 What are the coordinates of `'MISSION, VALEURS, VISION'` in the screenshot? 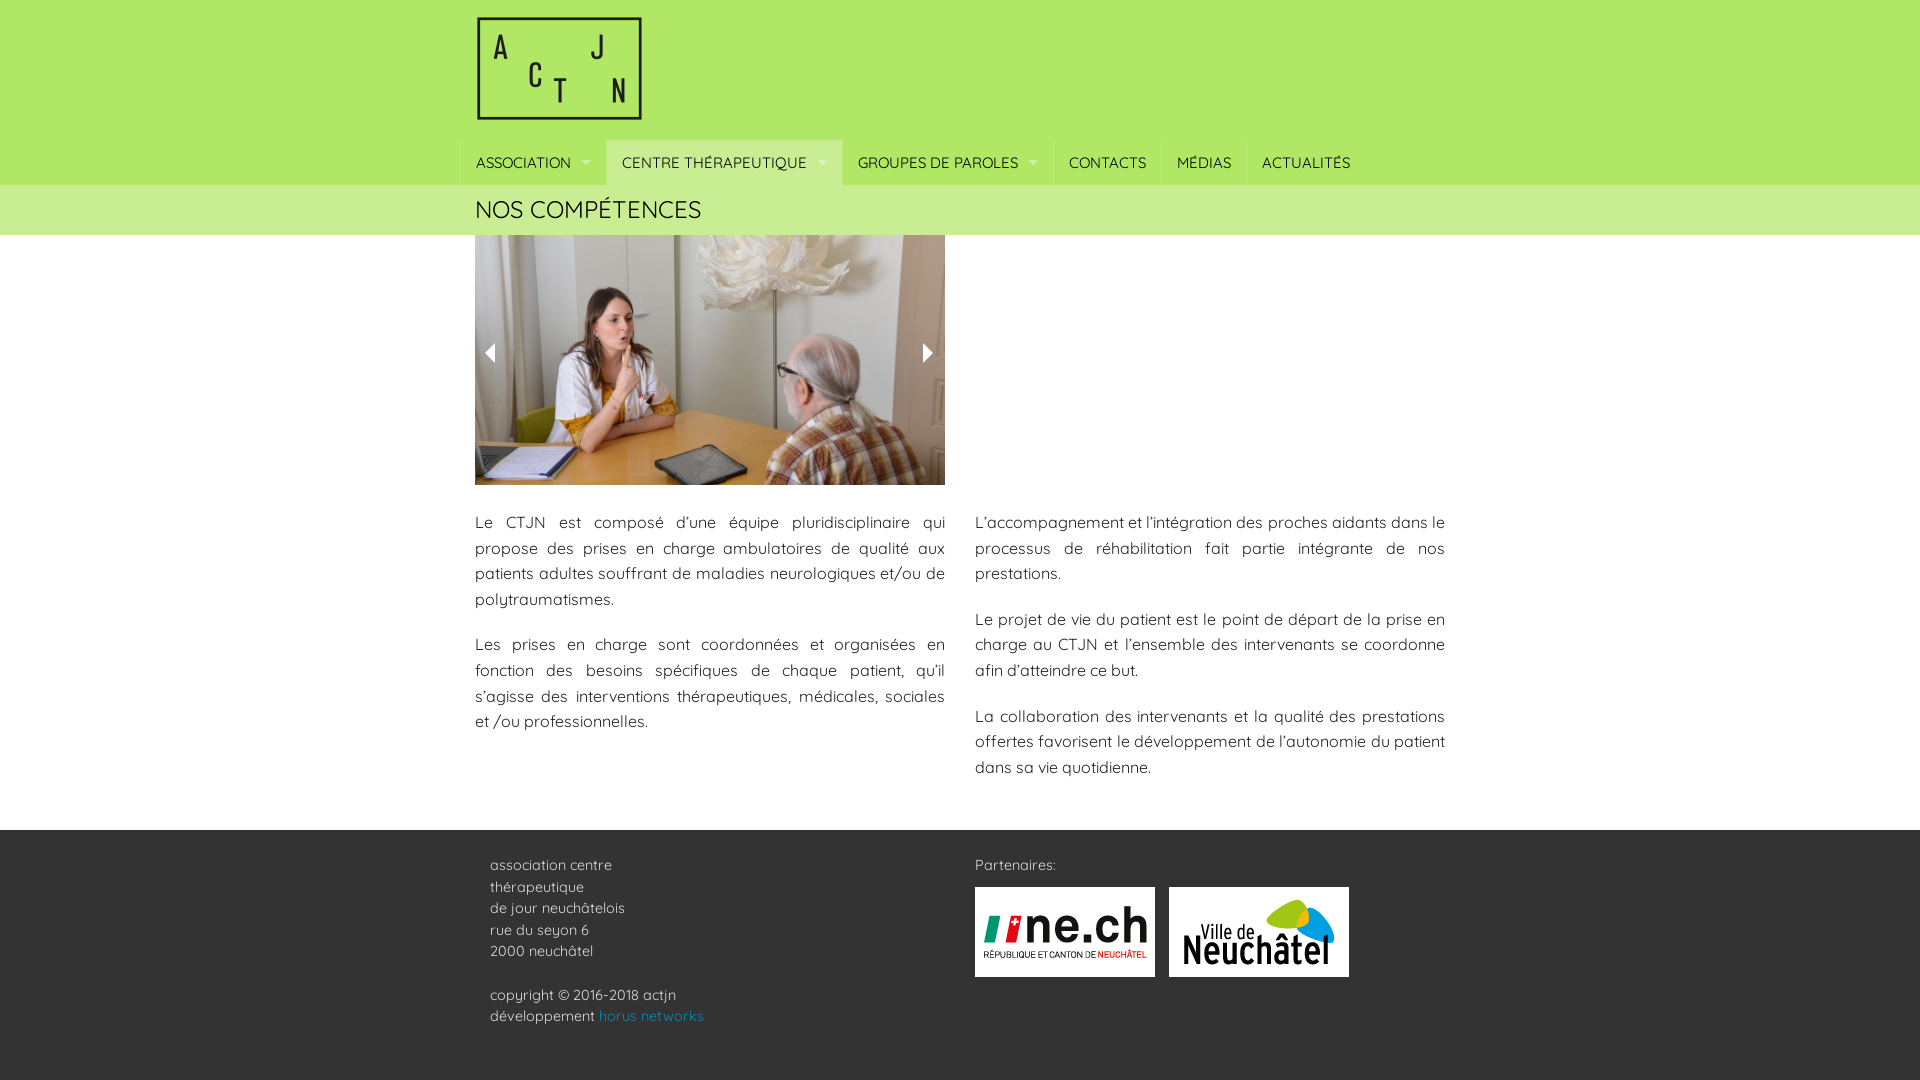 It's located at (533, 207).